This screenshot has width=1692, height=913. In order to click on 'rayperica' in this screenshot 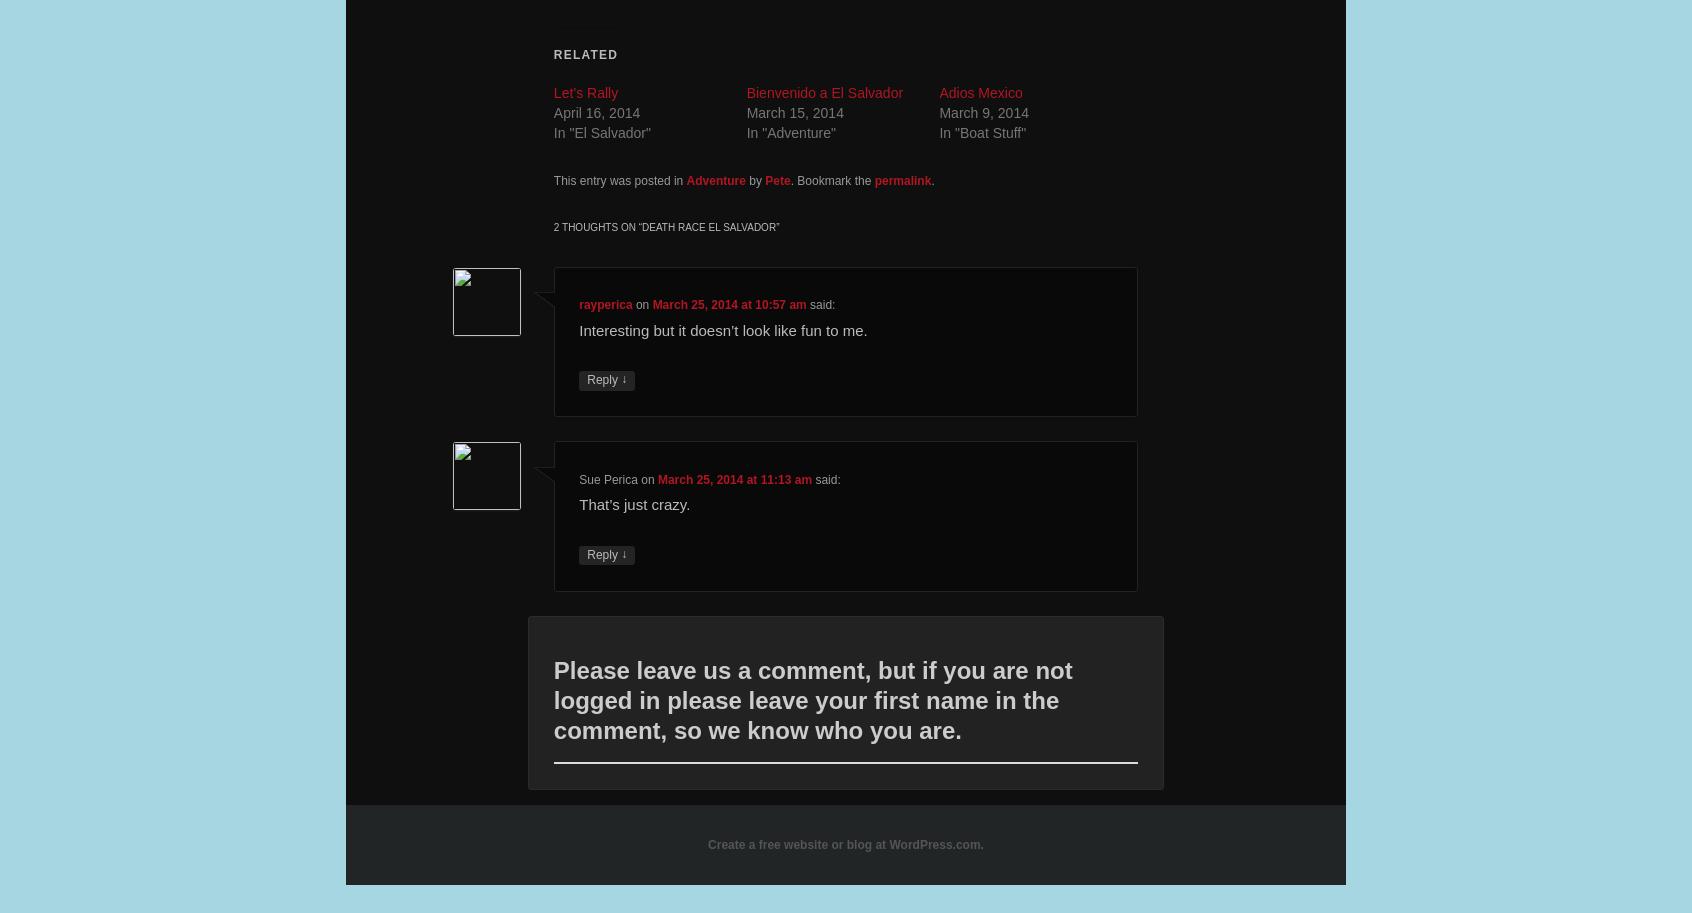, I will do `click(604, 304)`.